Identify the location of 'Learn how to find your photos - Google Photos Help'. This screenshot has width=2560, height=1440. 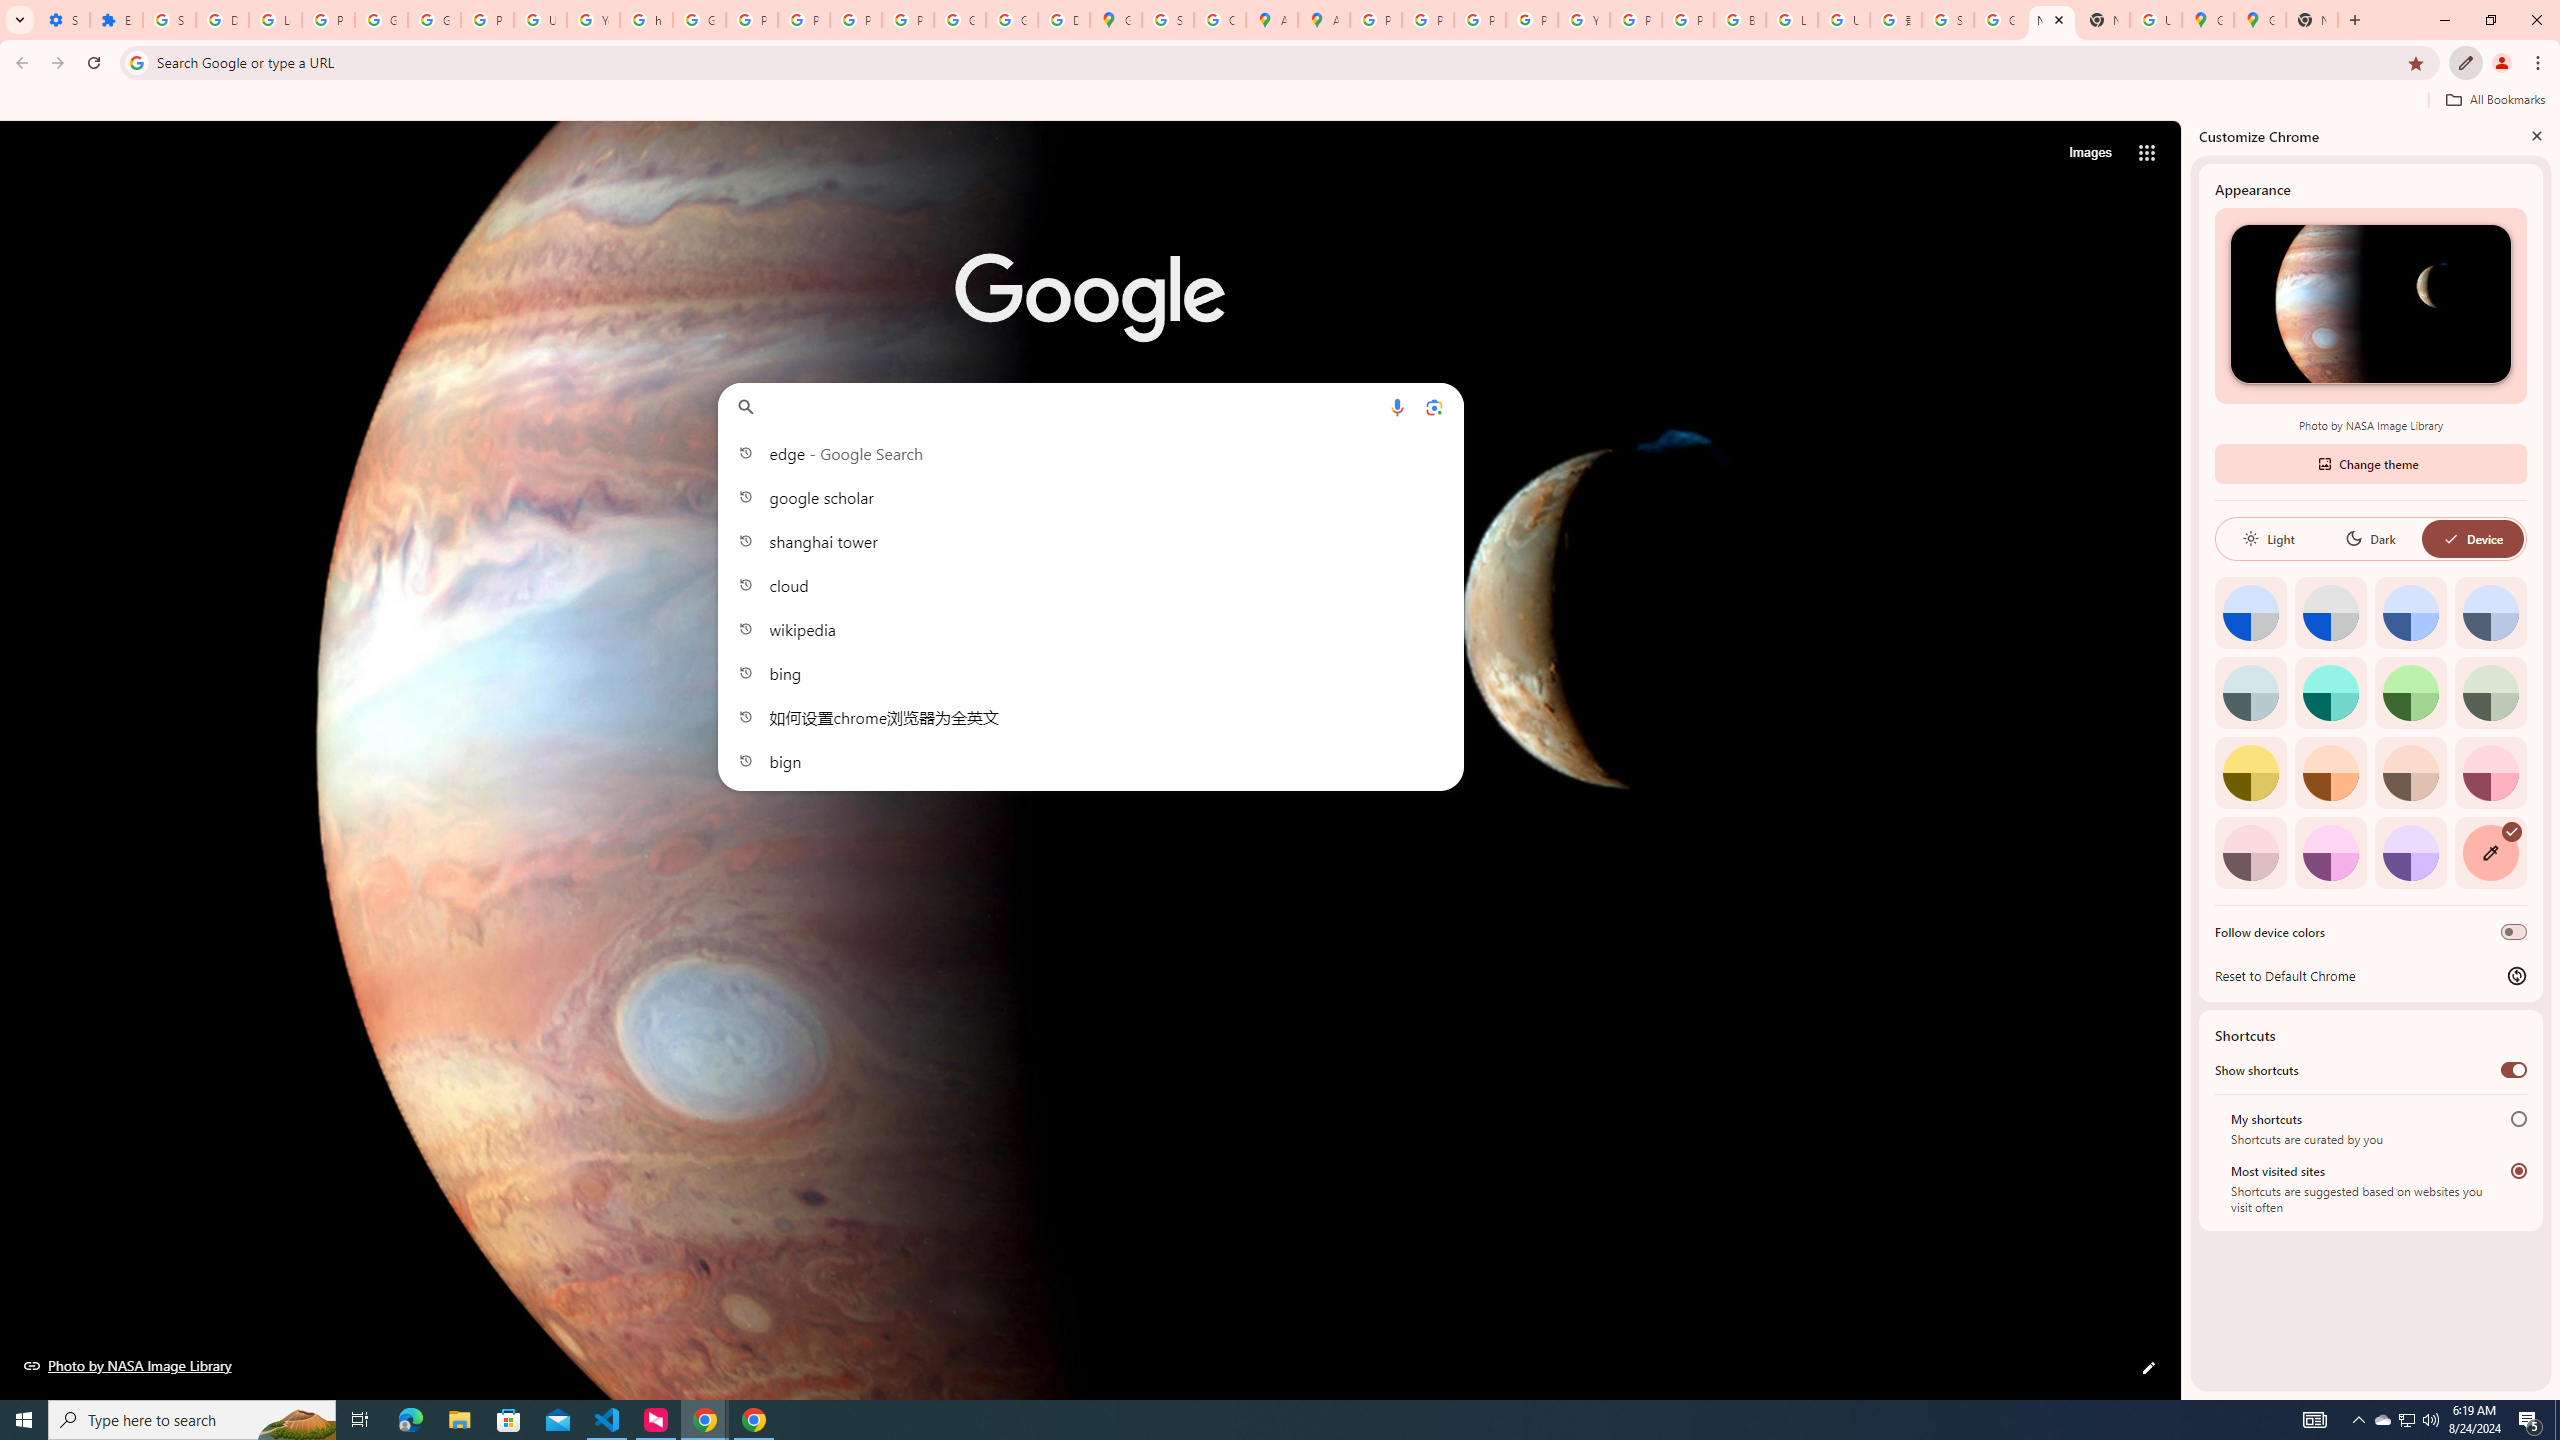
(274, 19).